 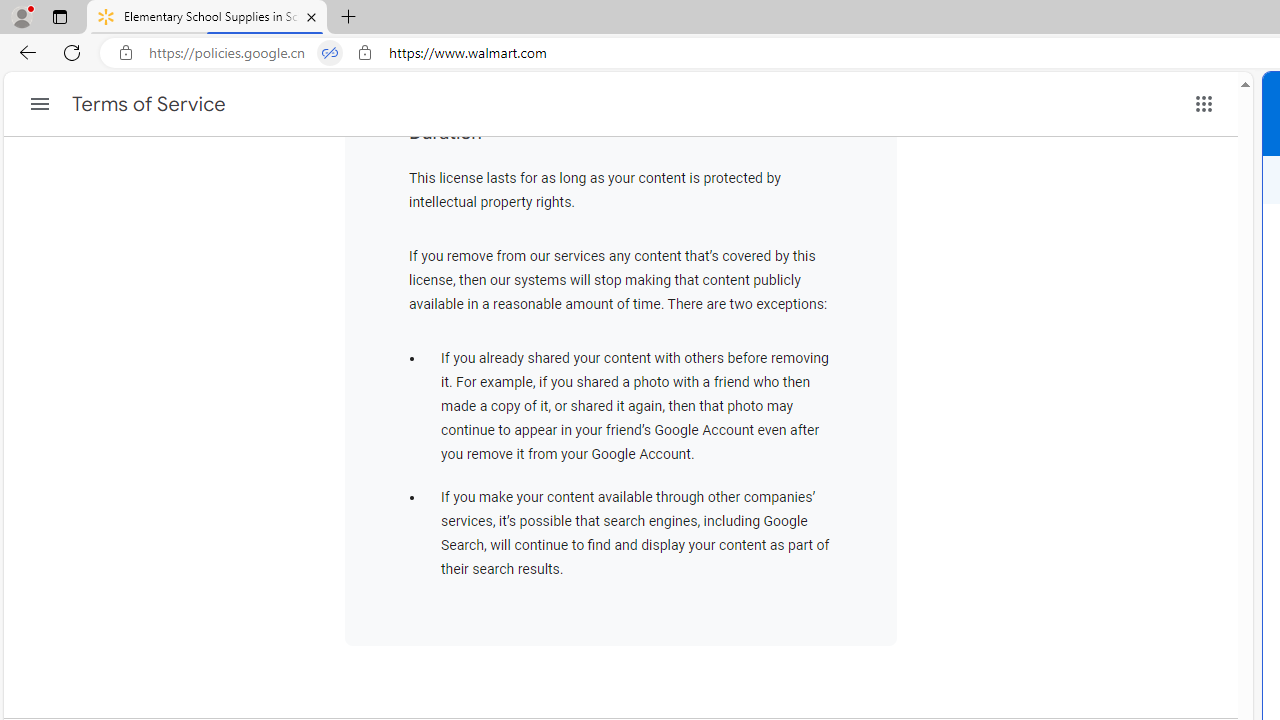 I want to click on 'Refresh', so click(x=72, y=51).